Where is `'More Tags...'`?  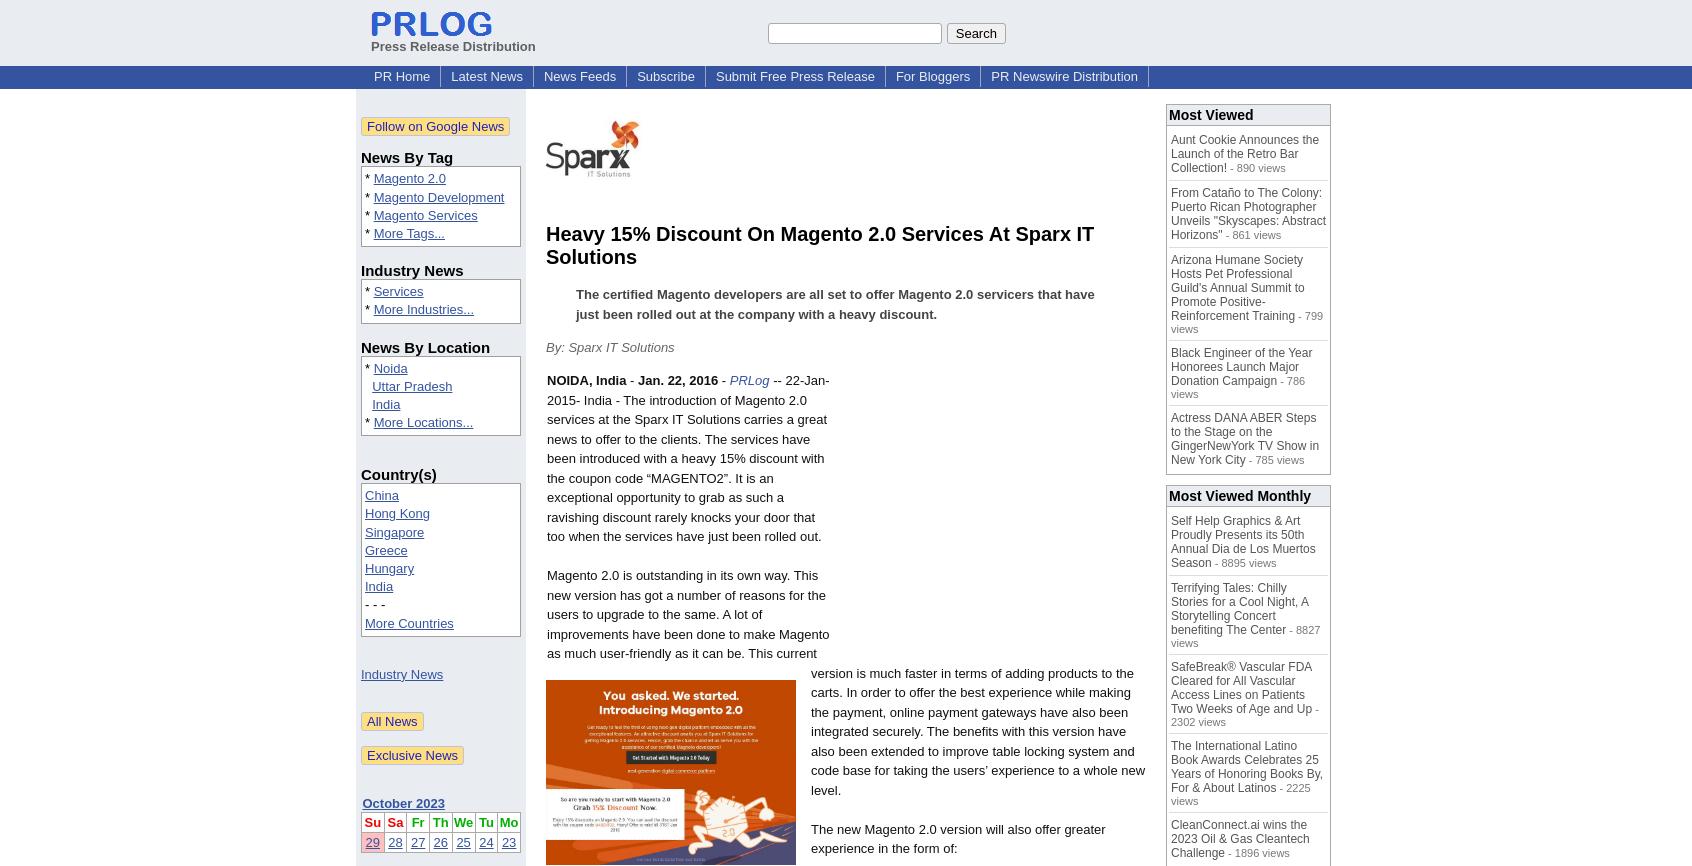
'More Tags...' is located at coordinates (408, 231).